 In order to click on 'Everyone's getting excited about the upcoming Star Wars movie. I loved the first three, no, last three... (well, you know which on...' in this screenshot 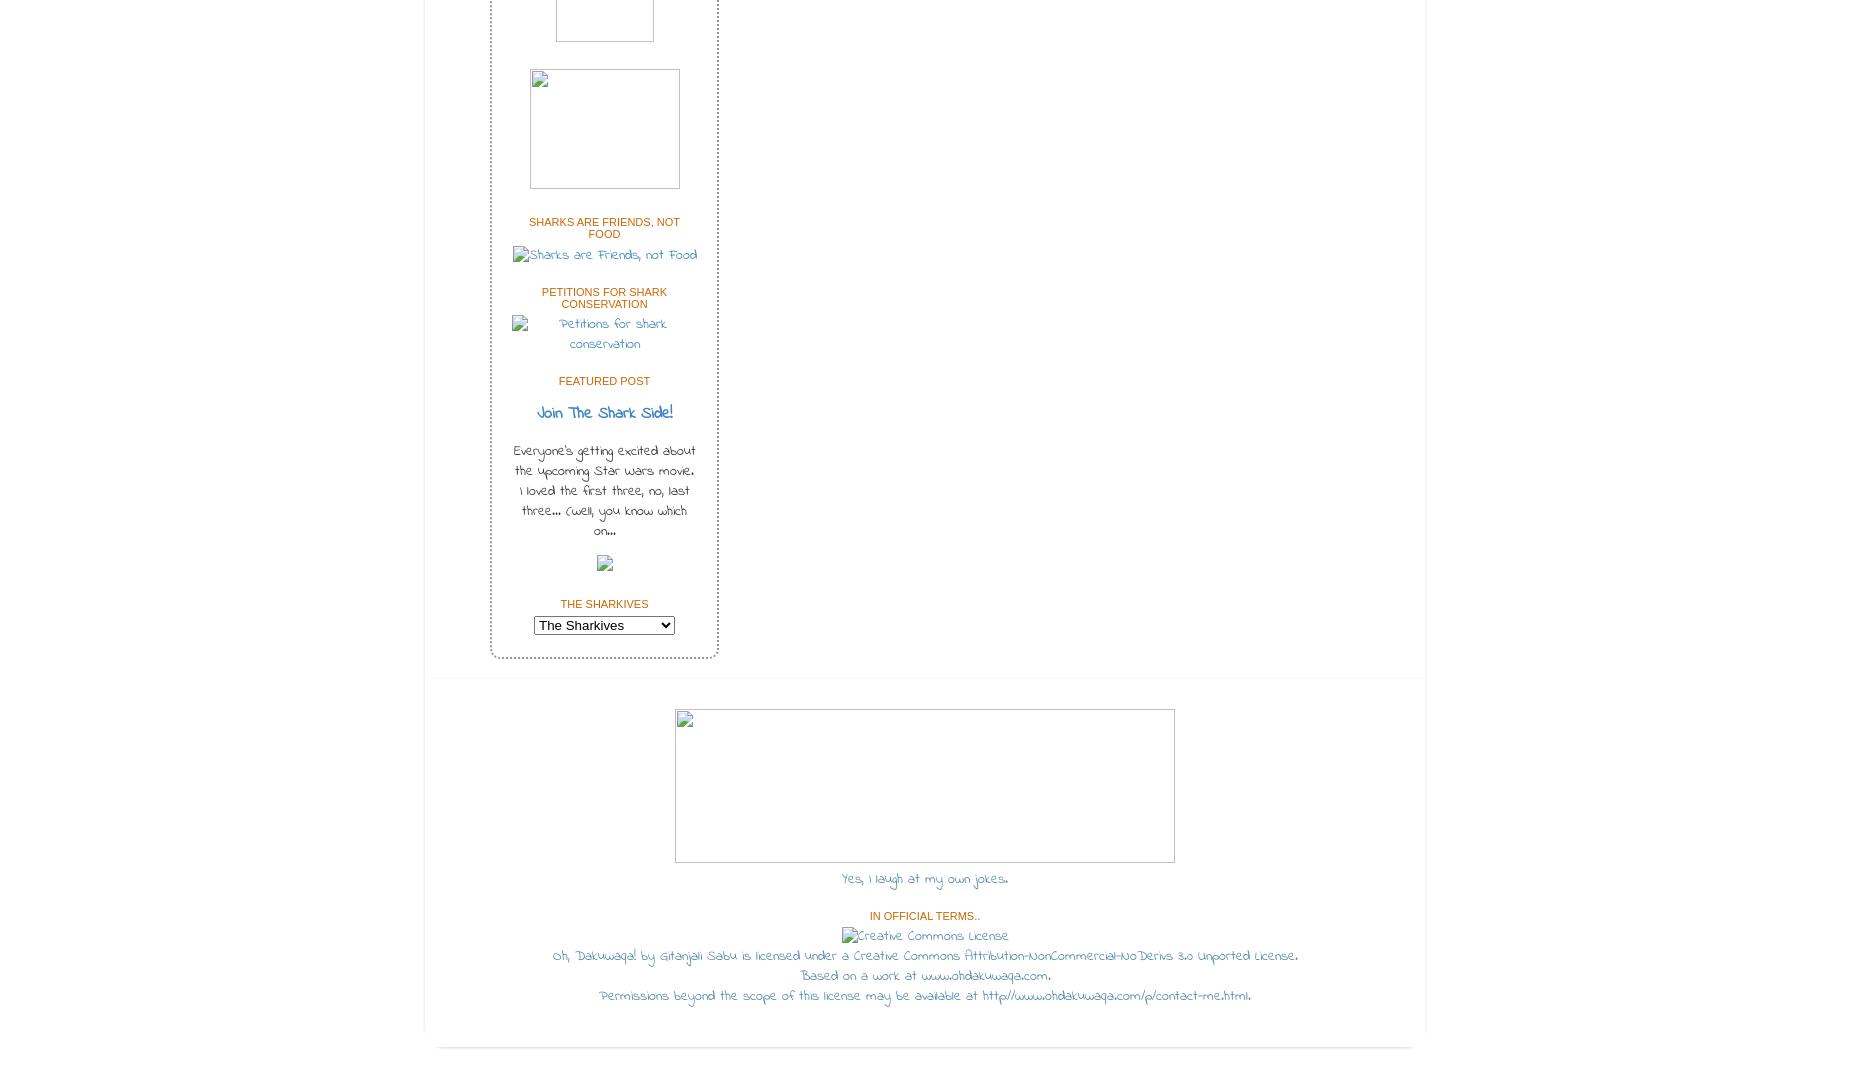, I will do `click(604, 490)`.